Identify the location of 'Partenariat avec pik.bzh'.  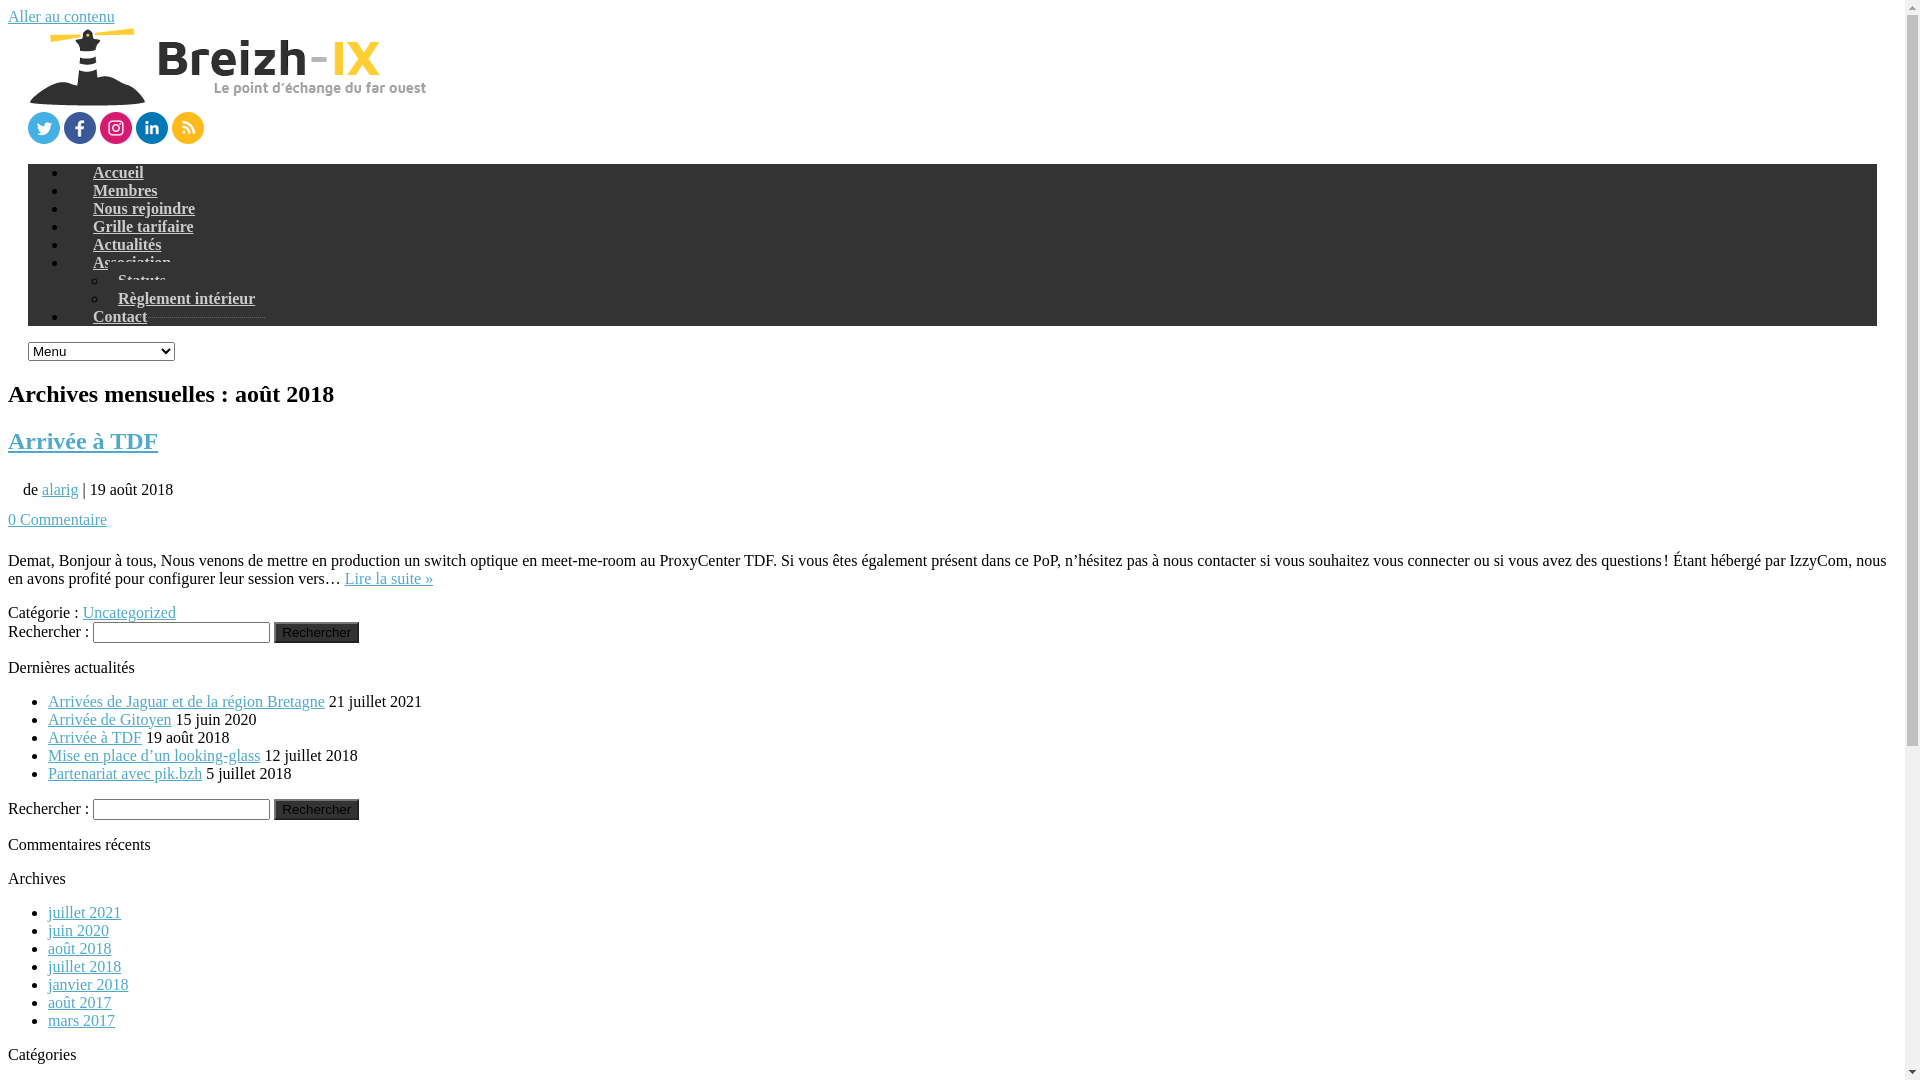
(48, 771).